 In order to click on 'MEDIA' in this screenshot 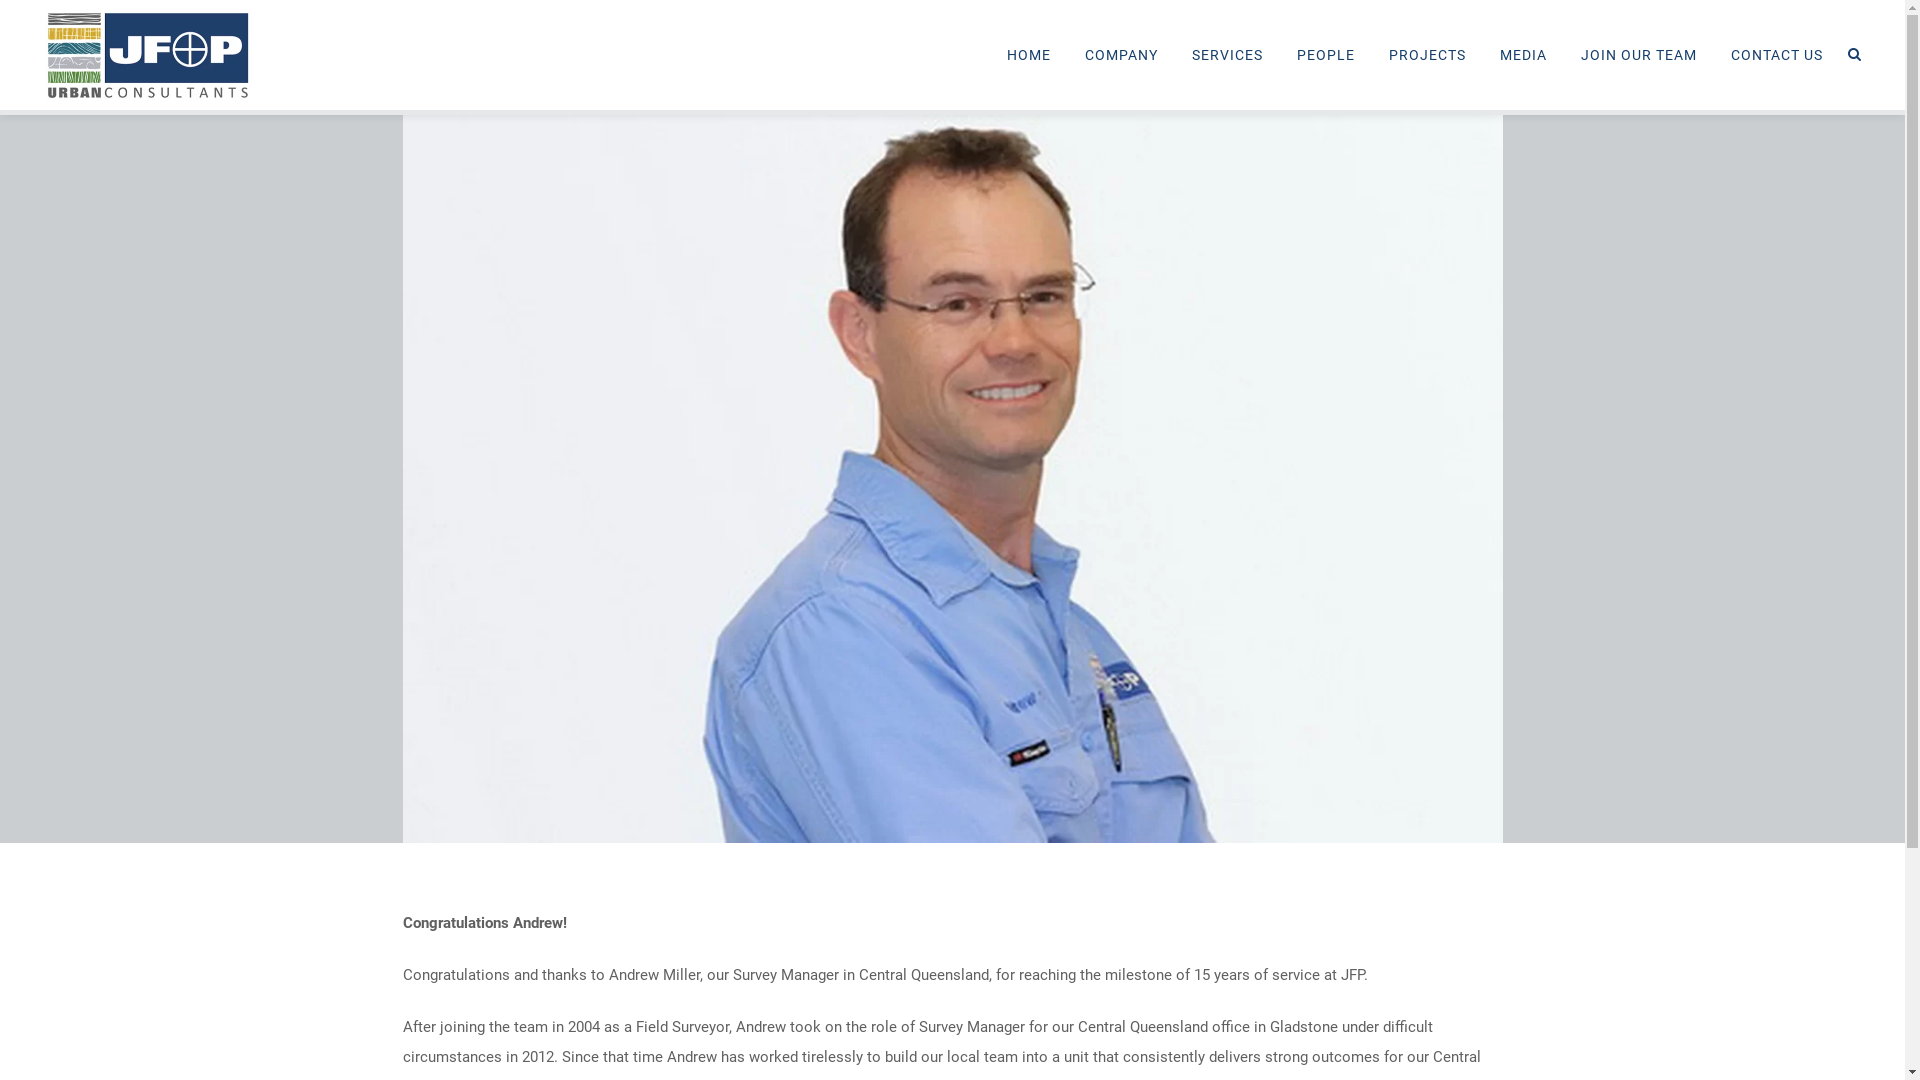, I will do `click(1522, 53)`.